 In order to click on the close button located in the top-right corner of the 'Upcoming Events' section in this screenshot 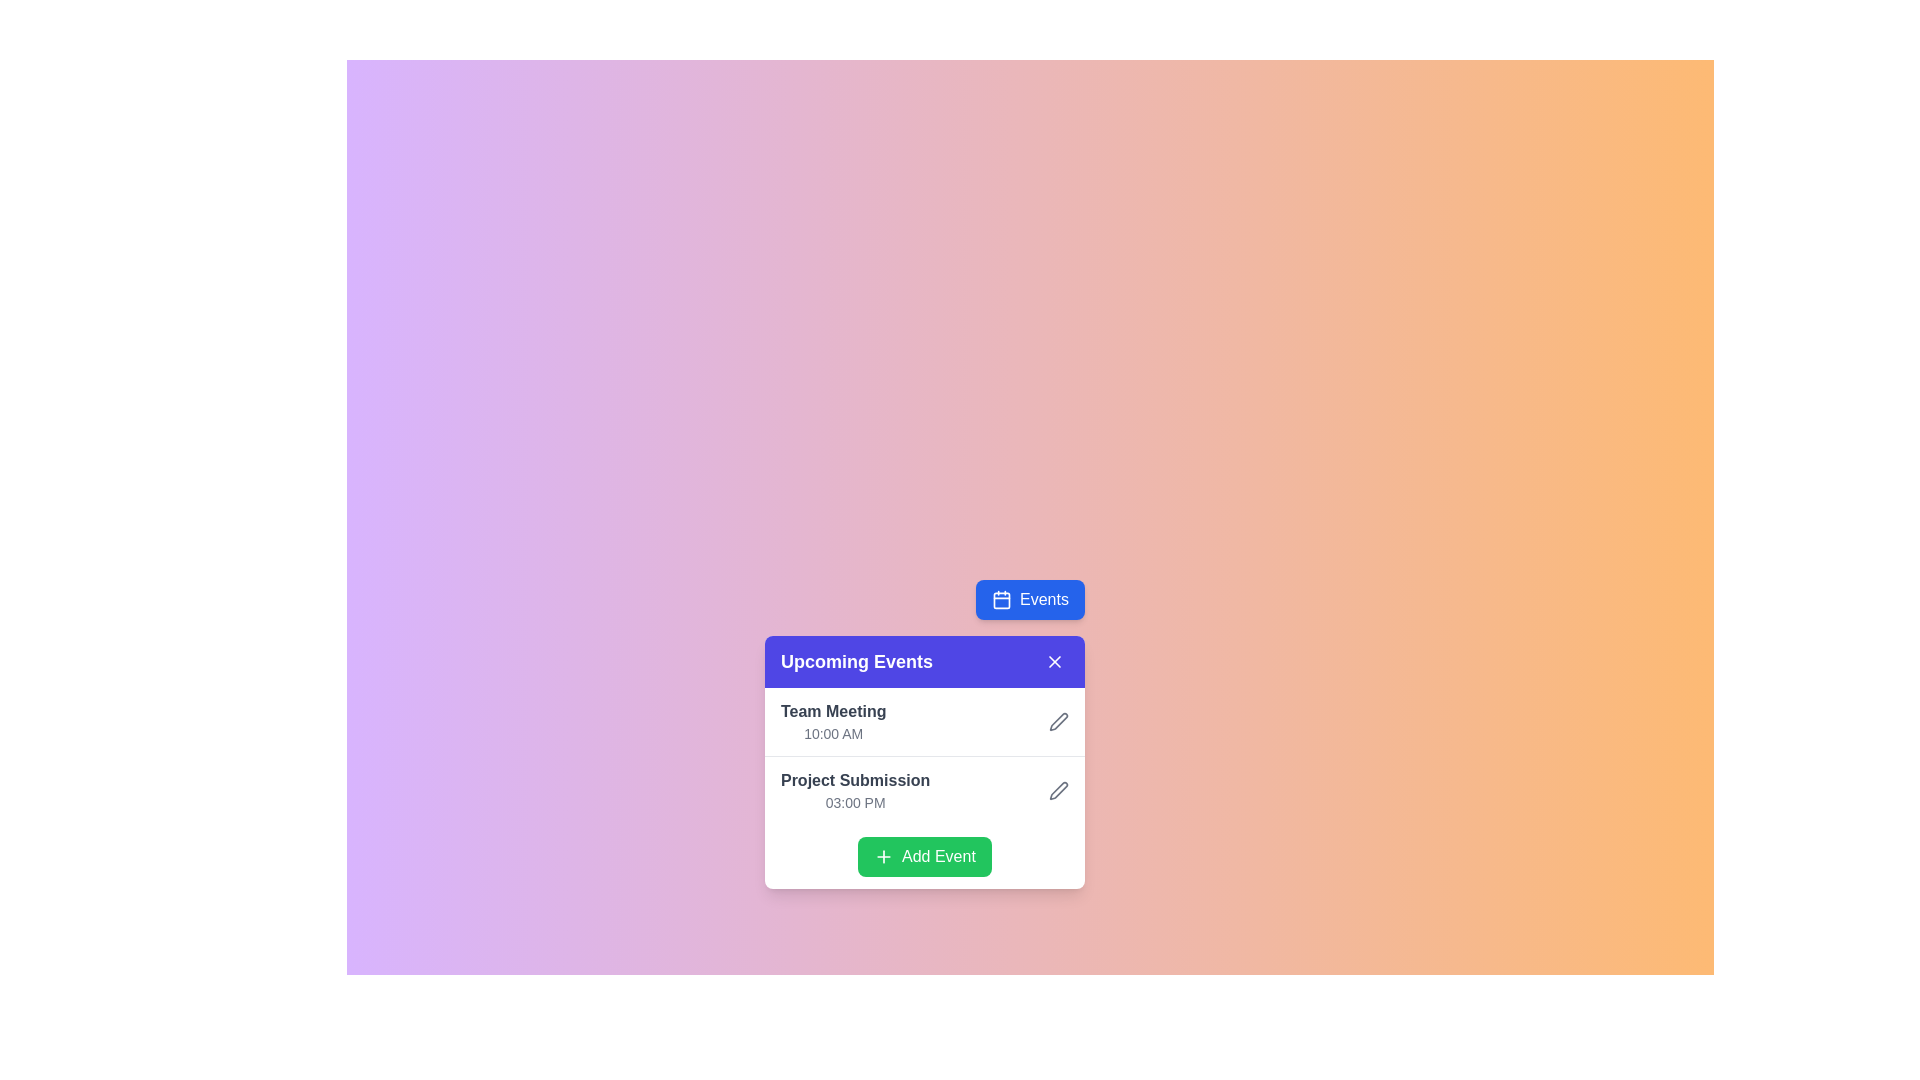, I will do `click(1054, 662)`.